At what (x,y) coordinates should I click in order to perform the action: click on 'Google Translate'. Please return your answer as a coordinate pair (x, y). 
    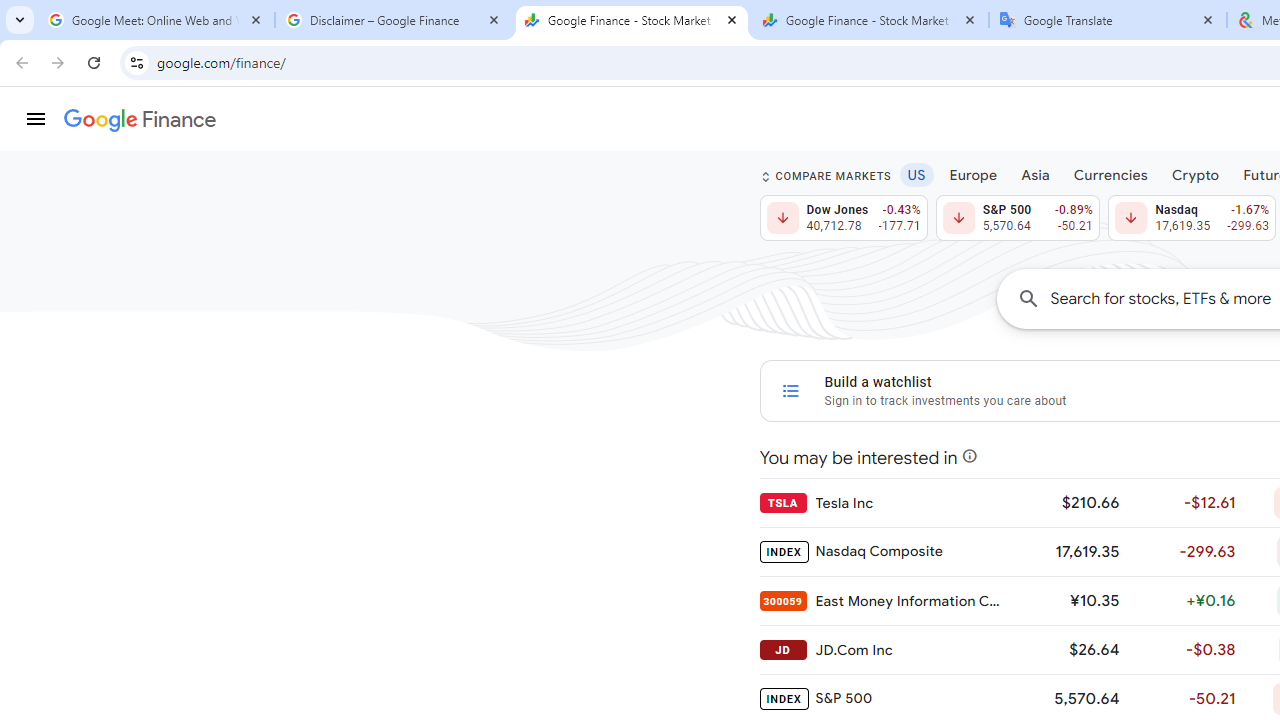
    Looking at the image, I should click on (1107, 20).